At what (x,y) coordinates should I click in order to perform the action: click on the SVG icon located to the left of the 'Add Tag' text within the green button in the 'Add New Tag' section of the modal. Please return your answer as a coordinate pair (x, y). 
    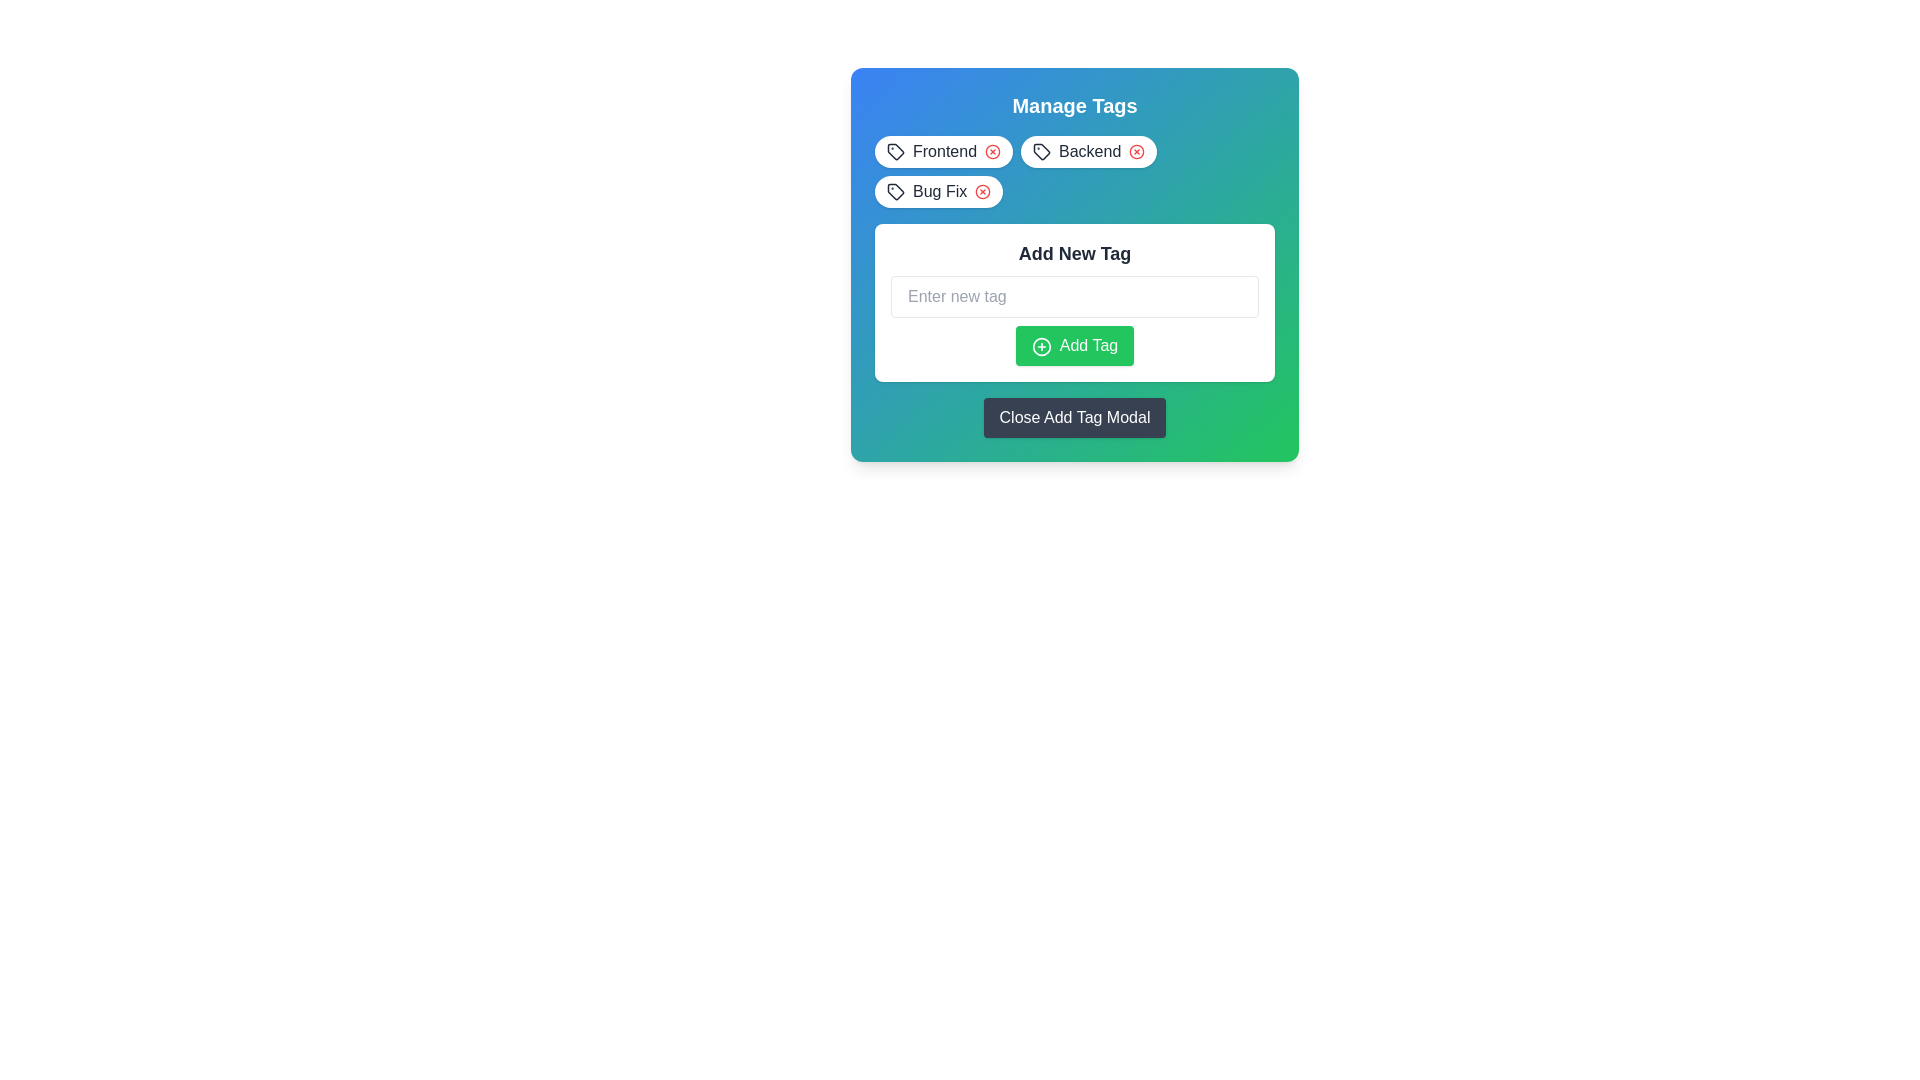
    Looking at the image, I should click on (1040, 345).